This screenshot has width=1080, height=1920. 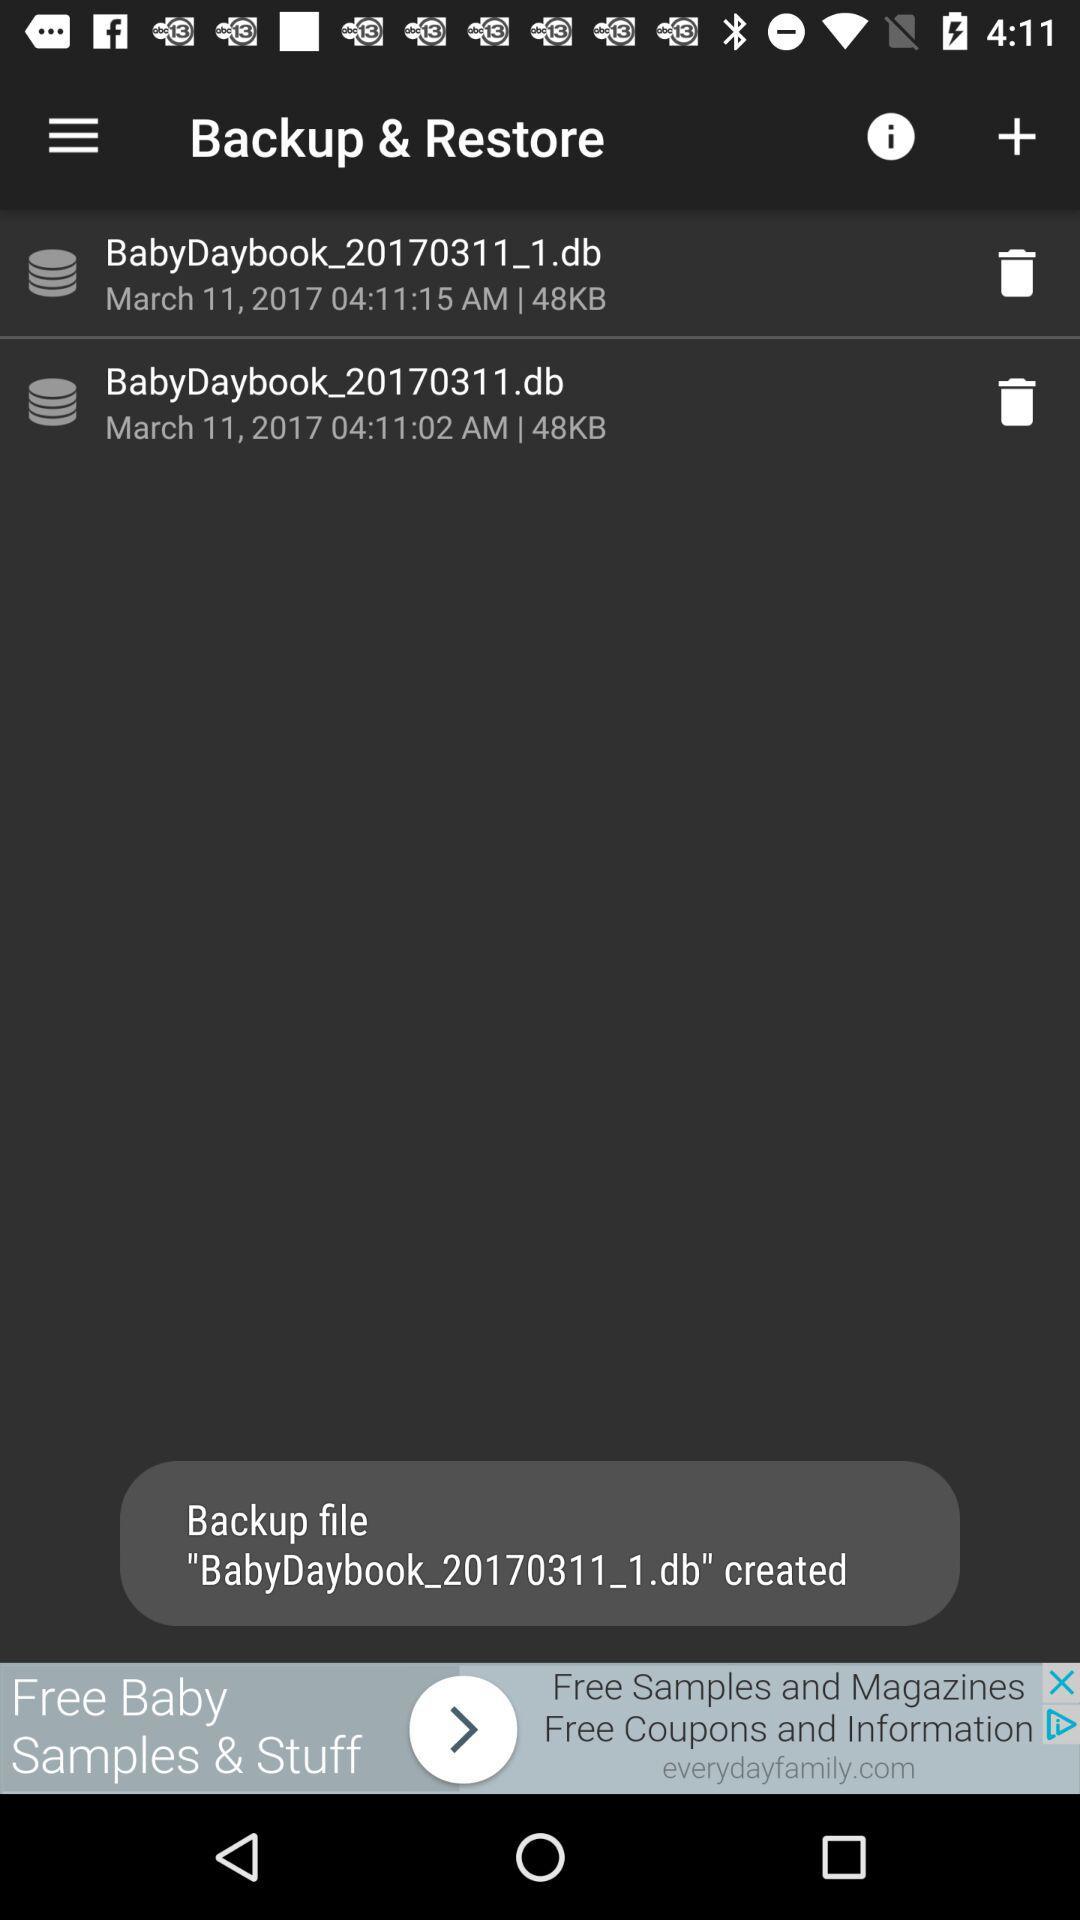 I want to click on delete database backup, so click(x=1017, y=272).